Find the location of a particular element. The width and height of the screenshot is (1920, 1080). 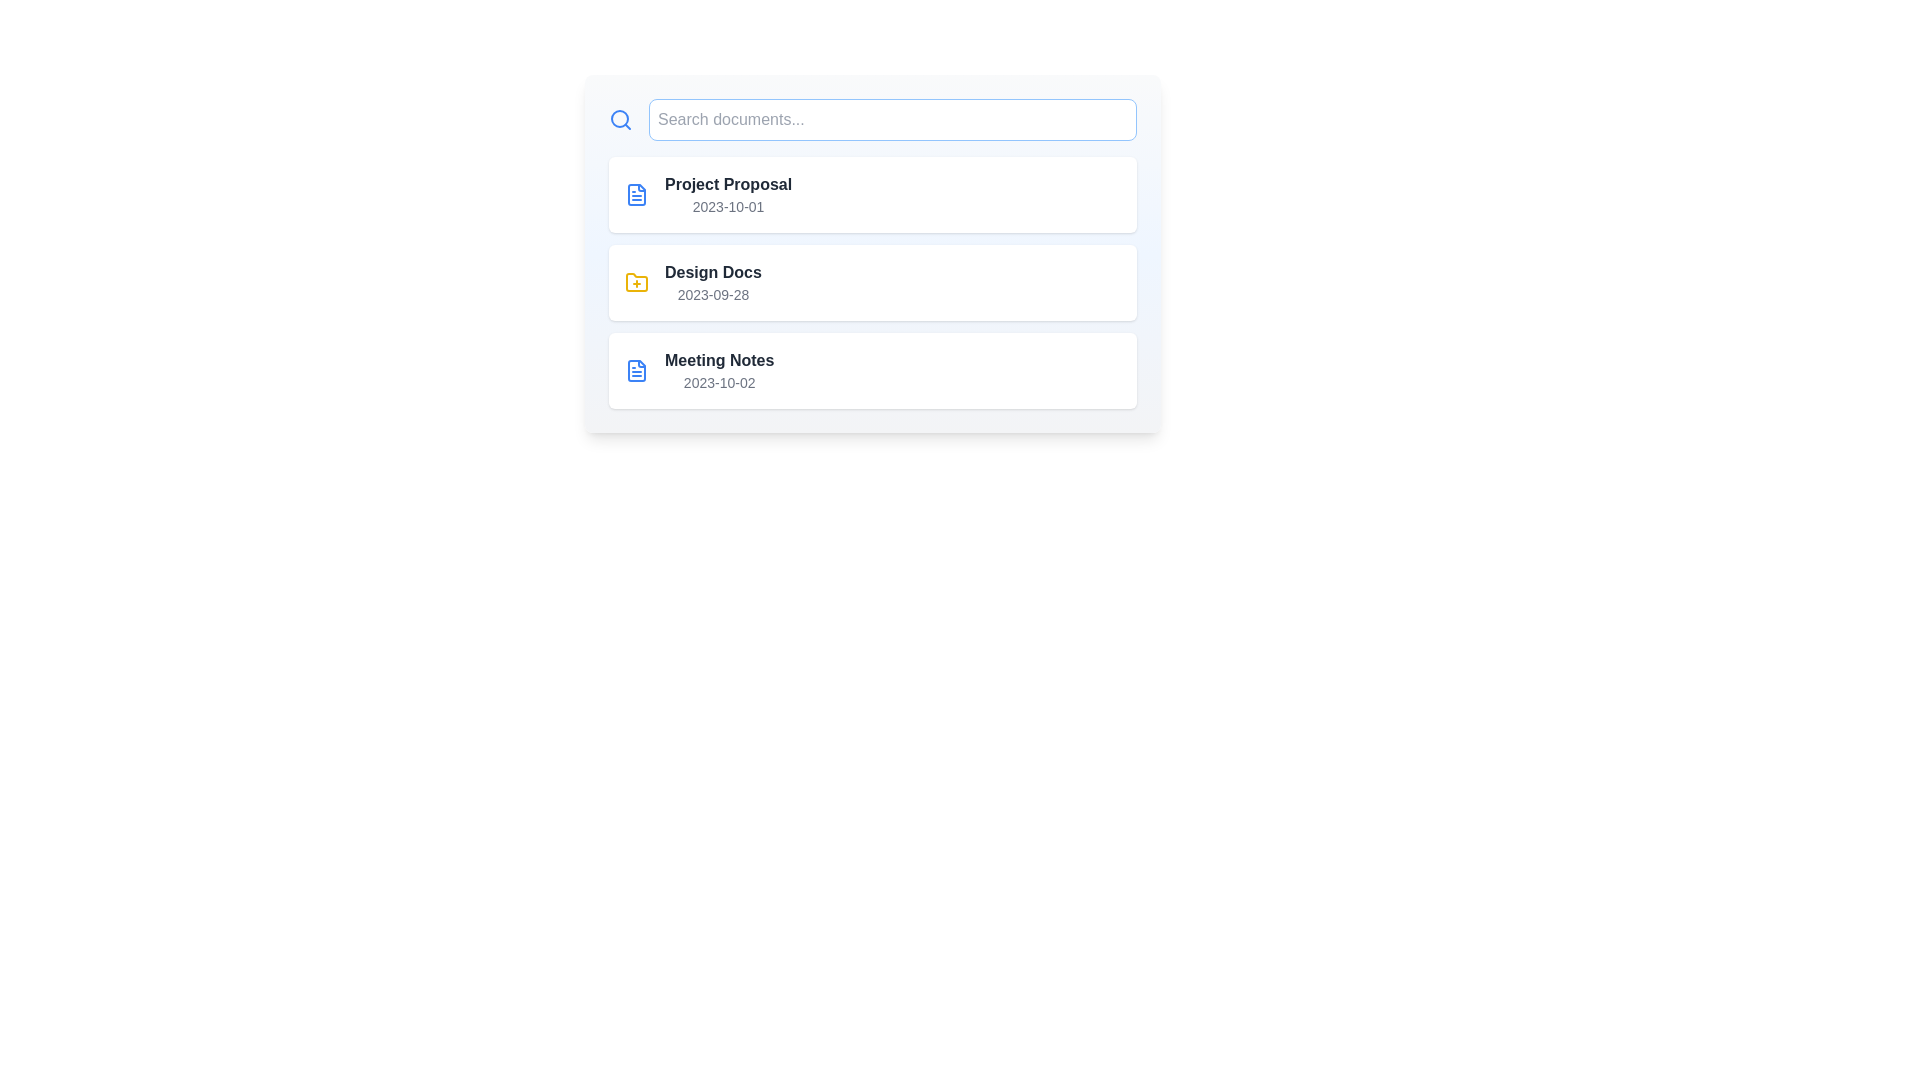

the document item identified by Design Docs is located at coordinates (873, 282).